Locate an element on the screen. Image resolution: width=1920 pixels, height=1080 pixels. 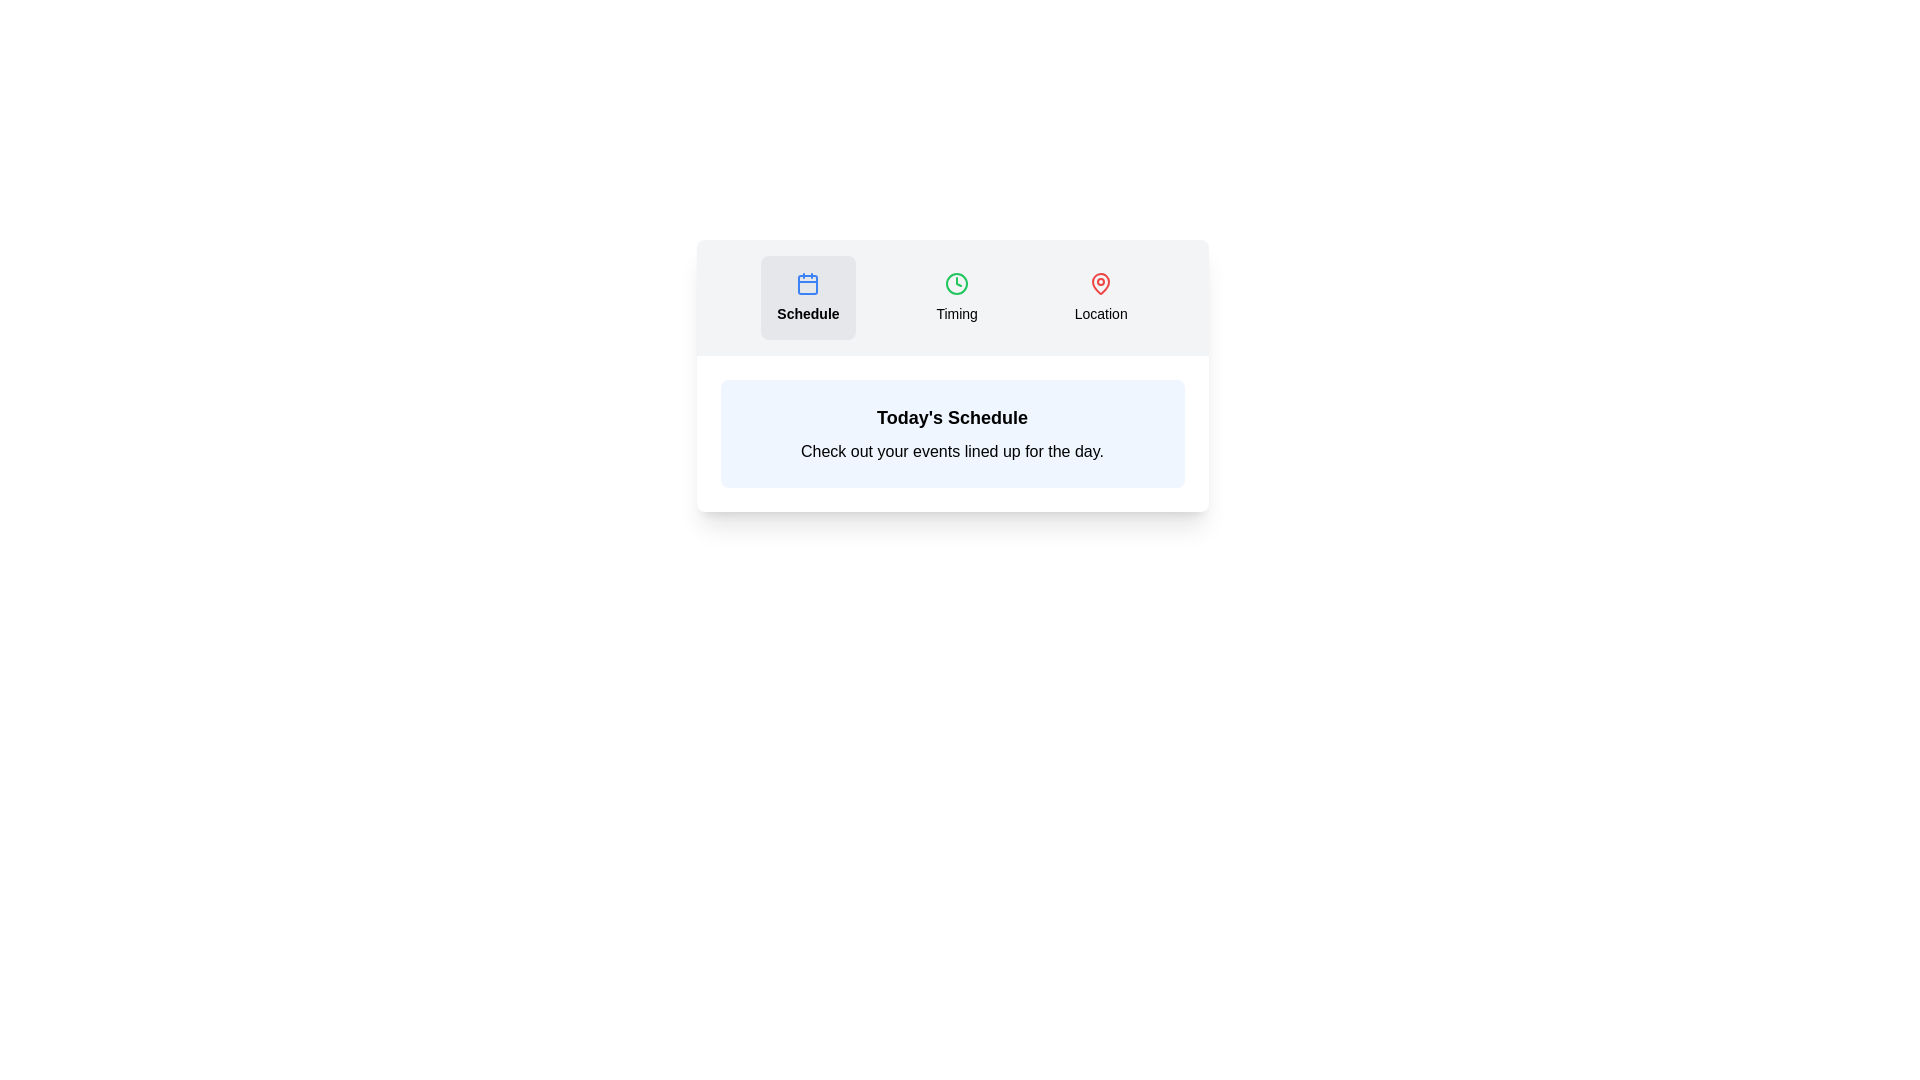
the tab button labeled Schedule is located at coordinates (808, 297).